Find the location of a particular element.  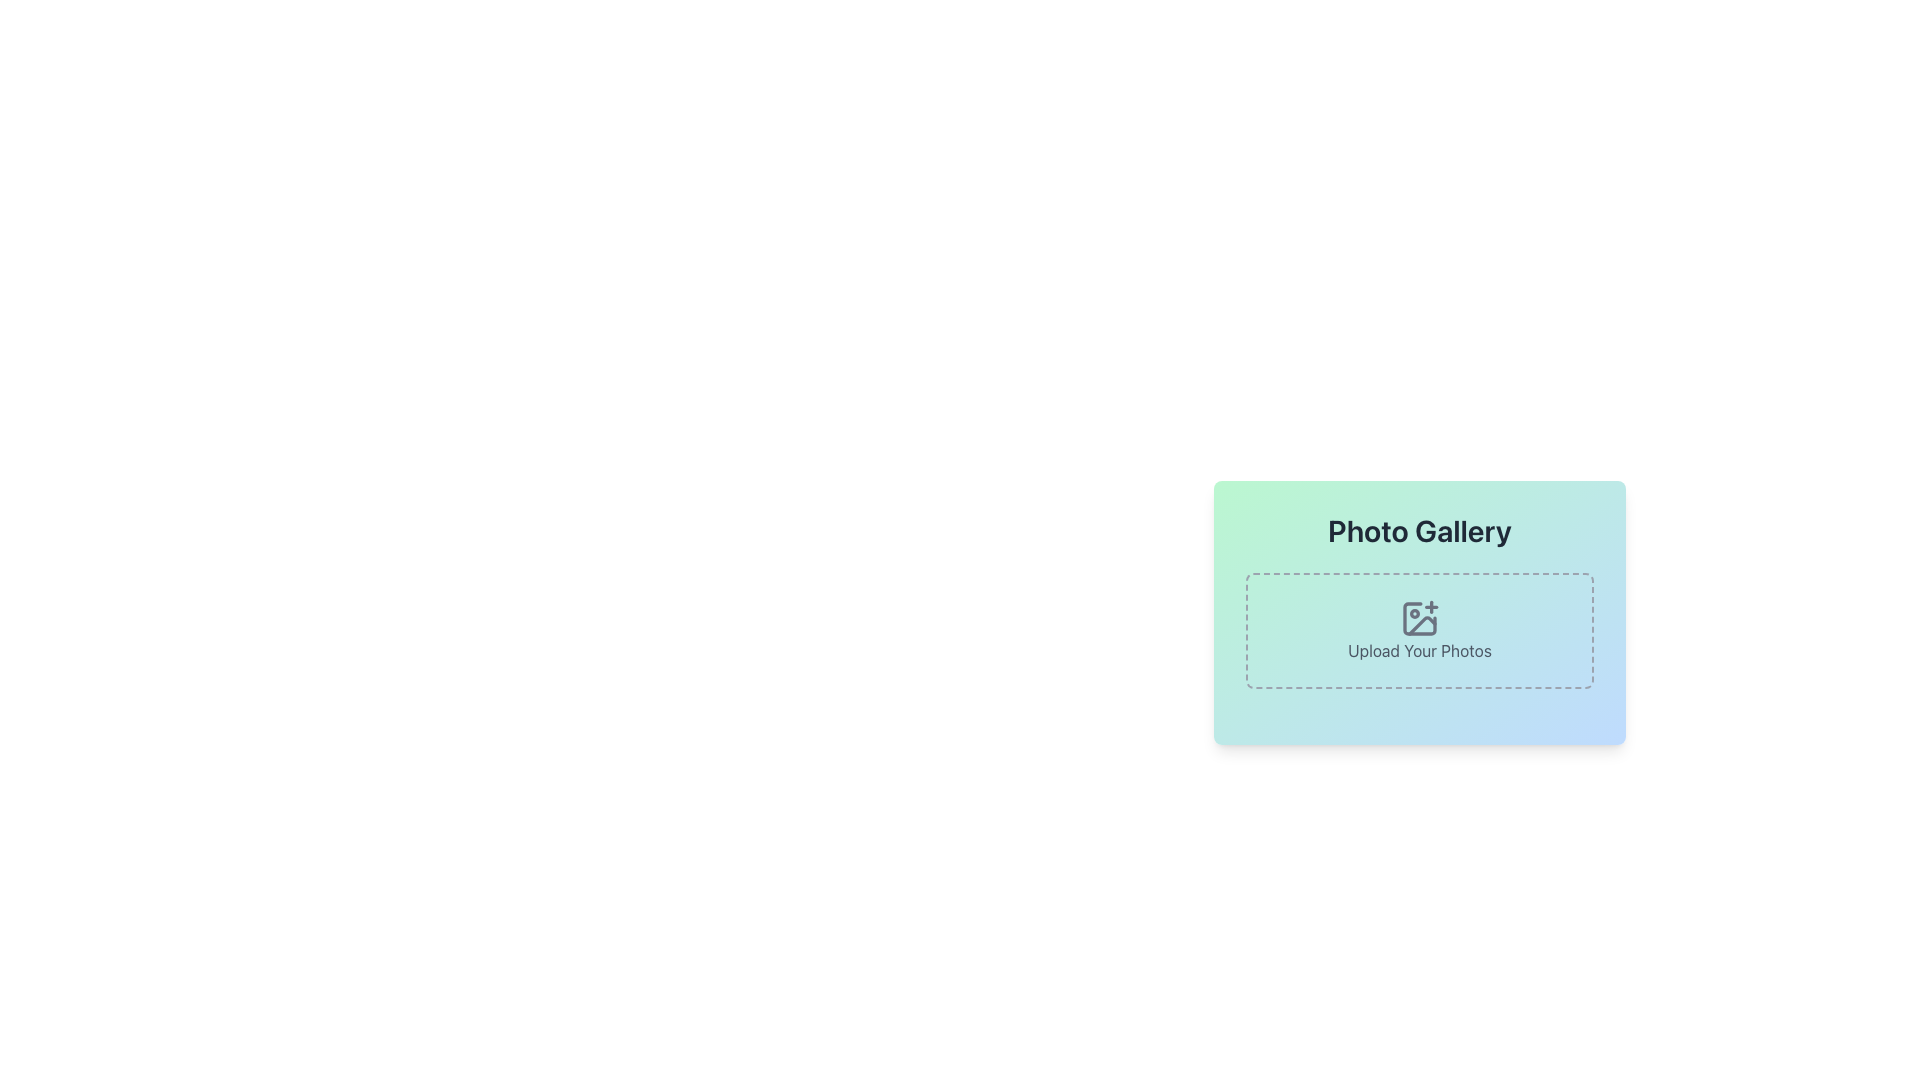

and drop photos onto the upload button located at the center of the card styled with a gradient background, which is labeled 'Photo Gallery' is located at coordinates (1419, 631).